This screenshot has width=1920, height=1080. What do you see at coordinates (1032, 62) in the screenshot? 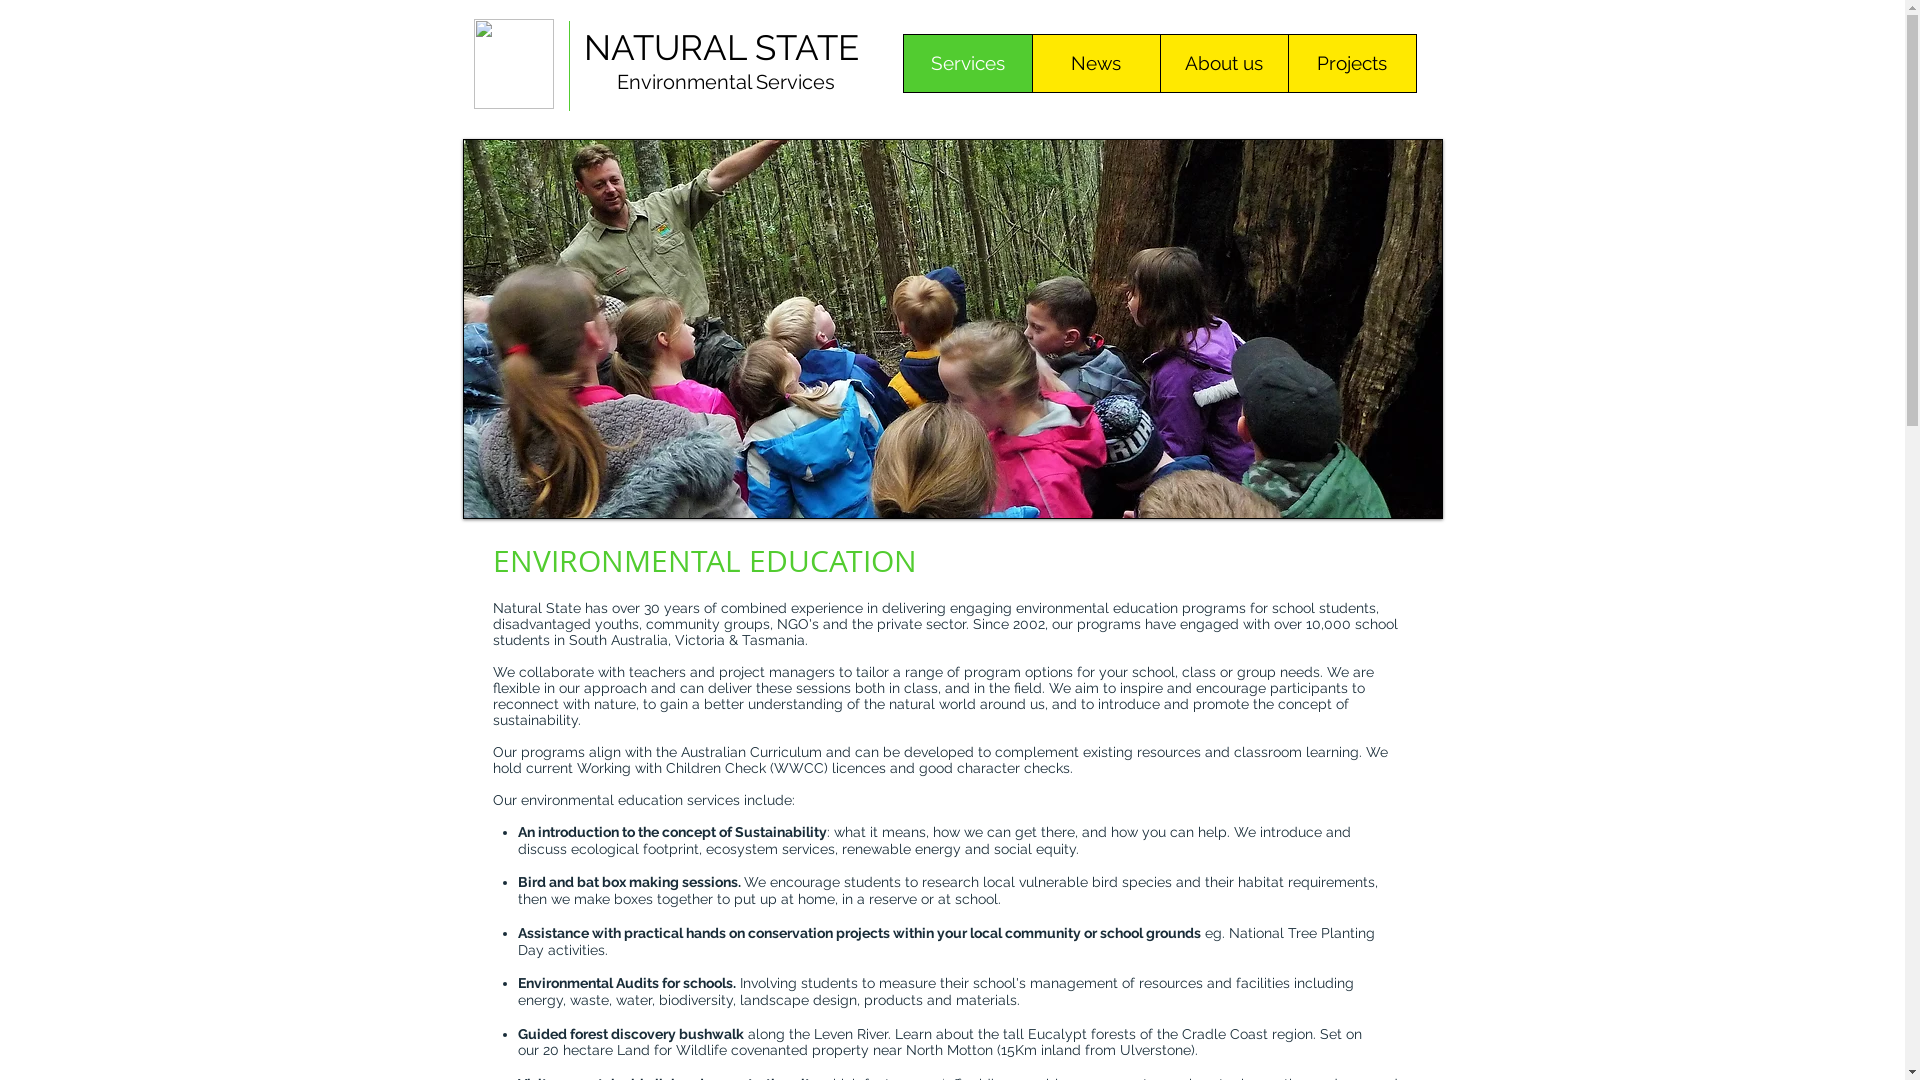
I see `'News'` at bounding box center [1032, 62].